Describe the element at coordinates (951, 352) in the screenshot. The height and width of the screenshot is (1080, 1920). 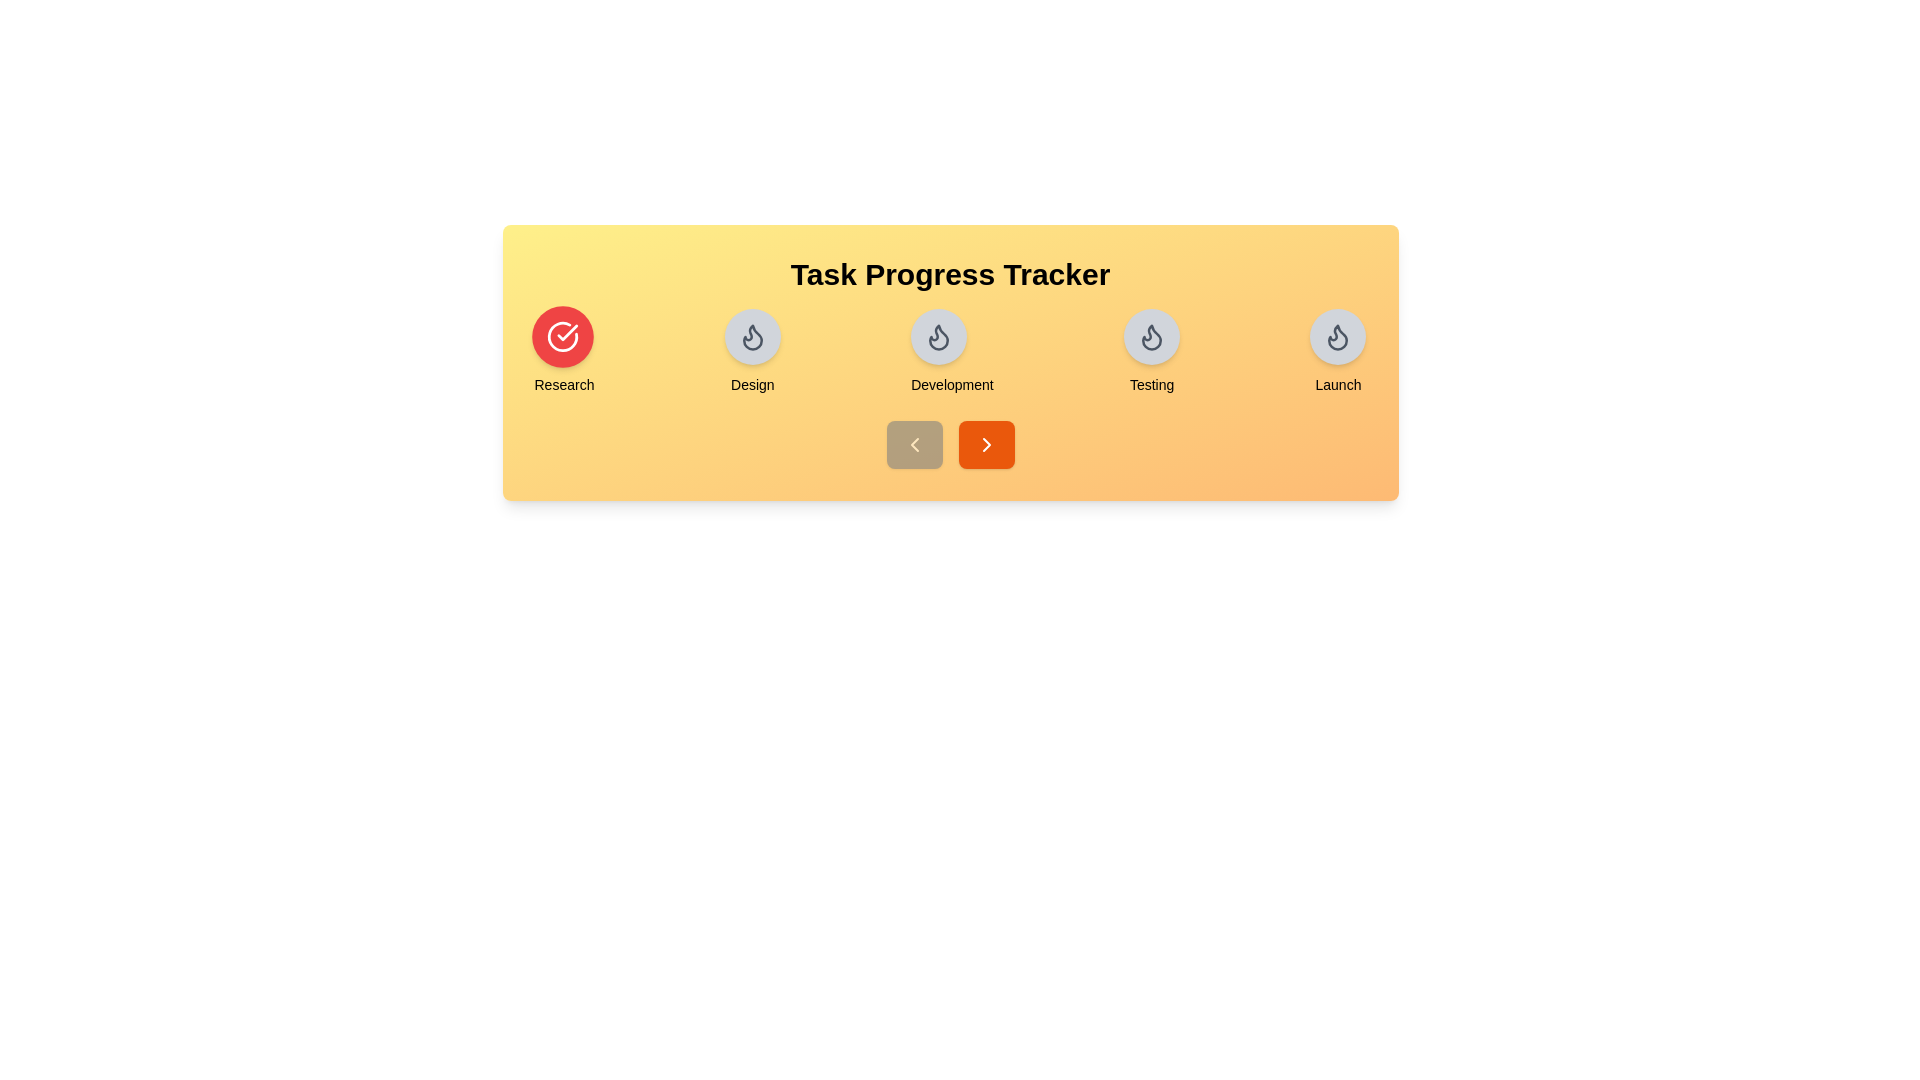
I see `the circular flame icon labeled 'Development'` at that location.